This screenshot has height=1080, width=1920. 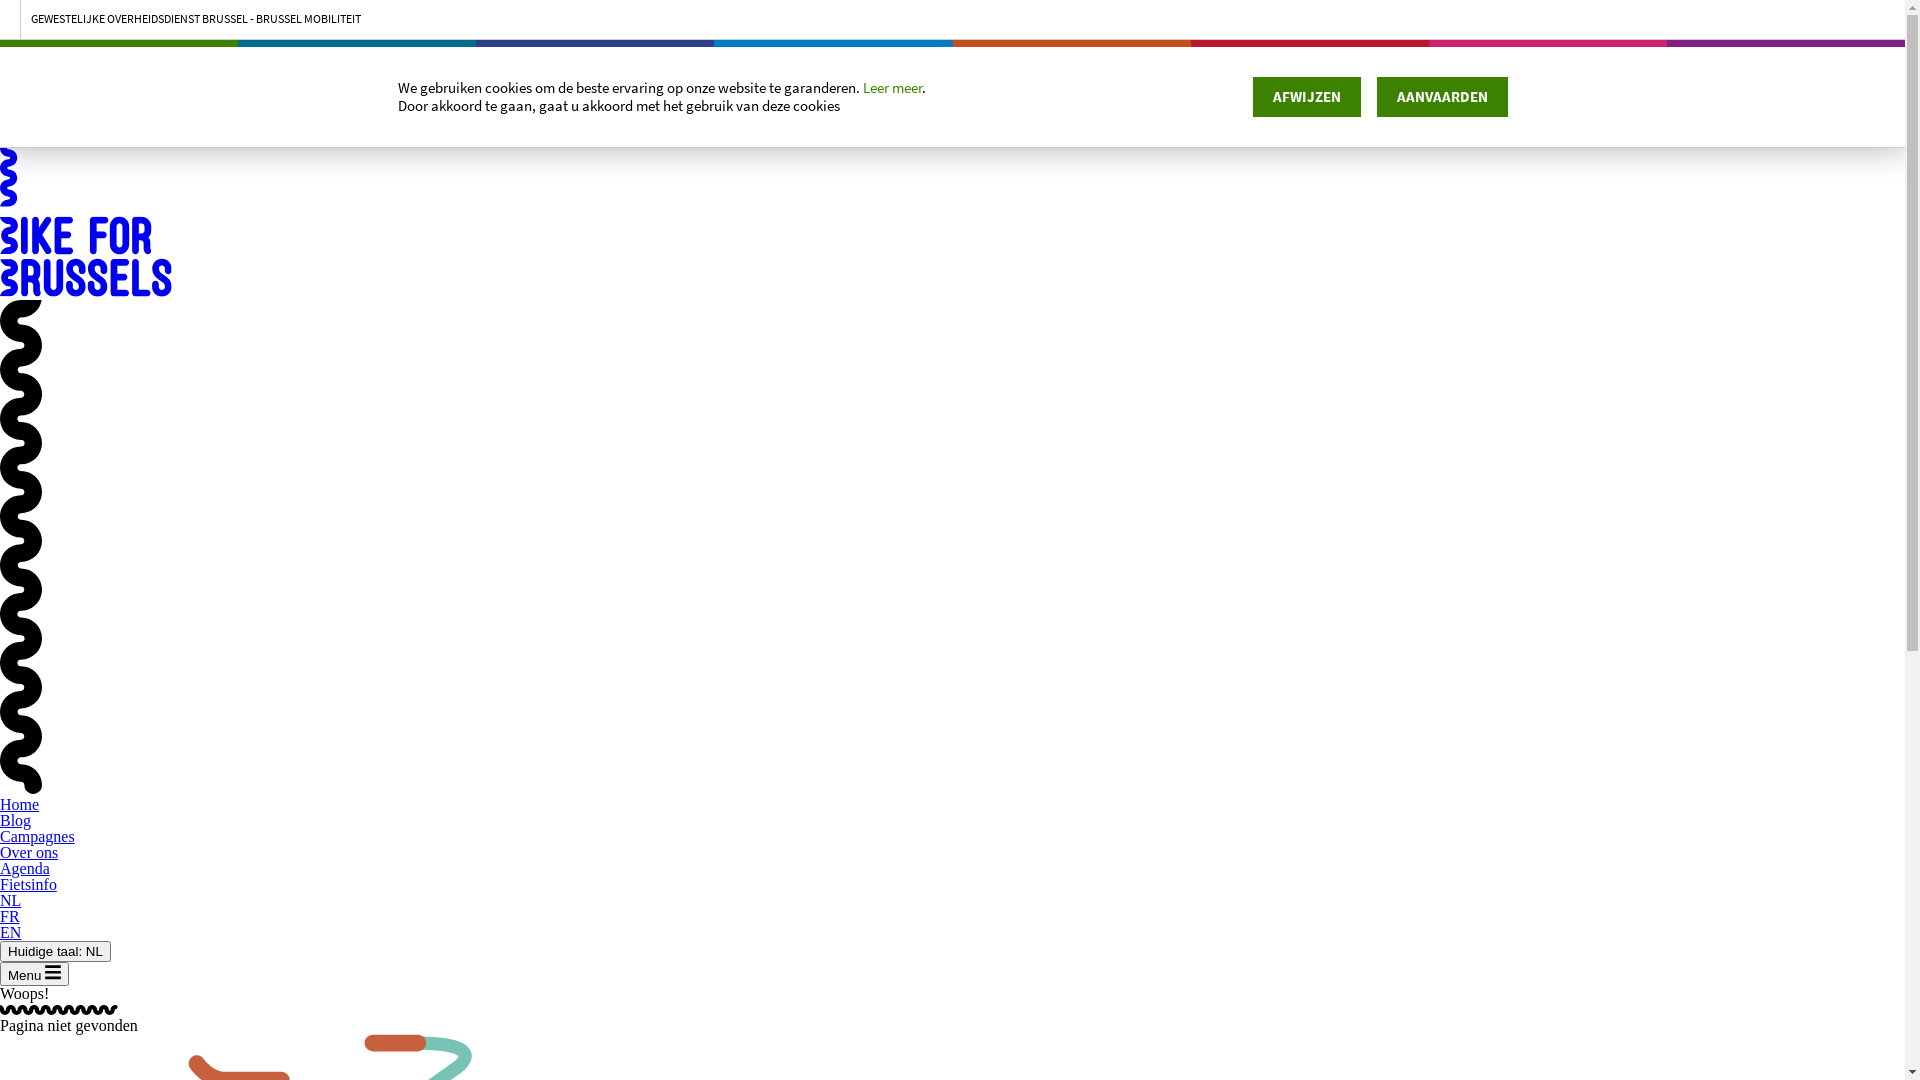 I want to click on 'AANVAARDEN', so click(x=1441, y=96).